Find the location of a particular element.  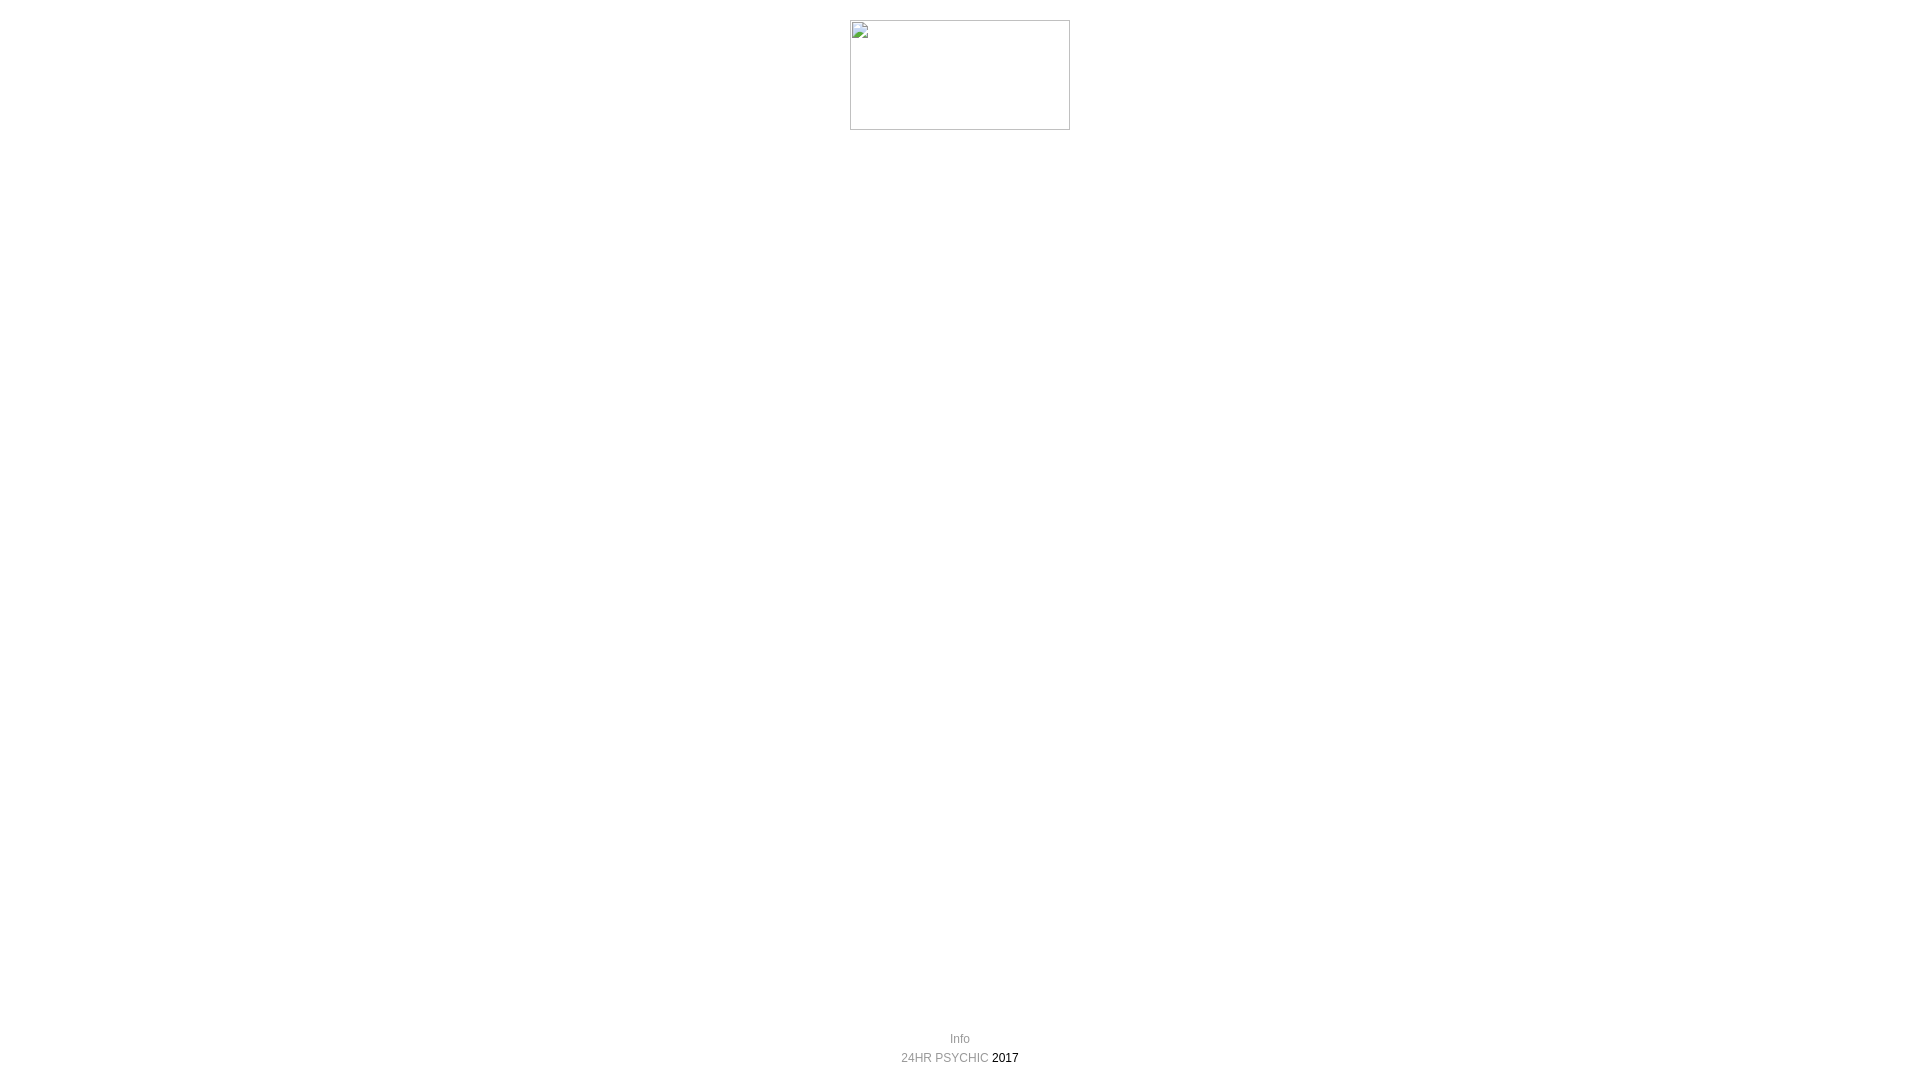

'Info' is located at coordinates (960, 1037).